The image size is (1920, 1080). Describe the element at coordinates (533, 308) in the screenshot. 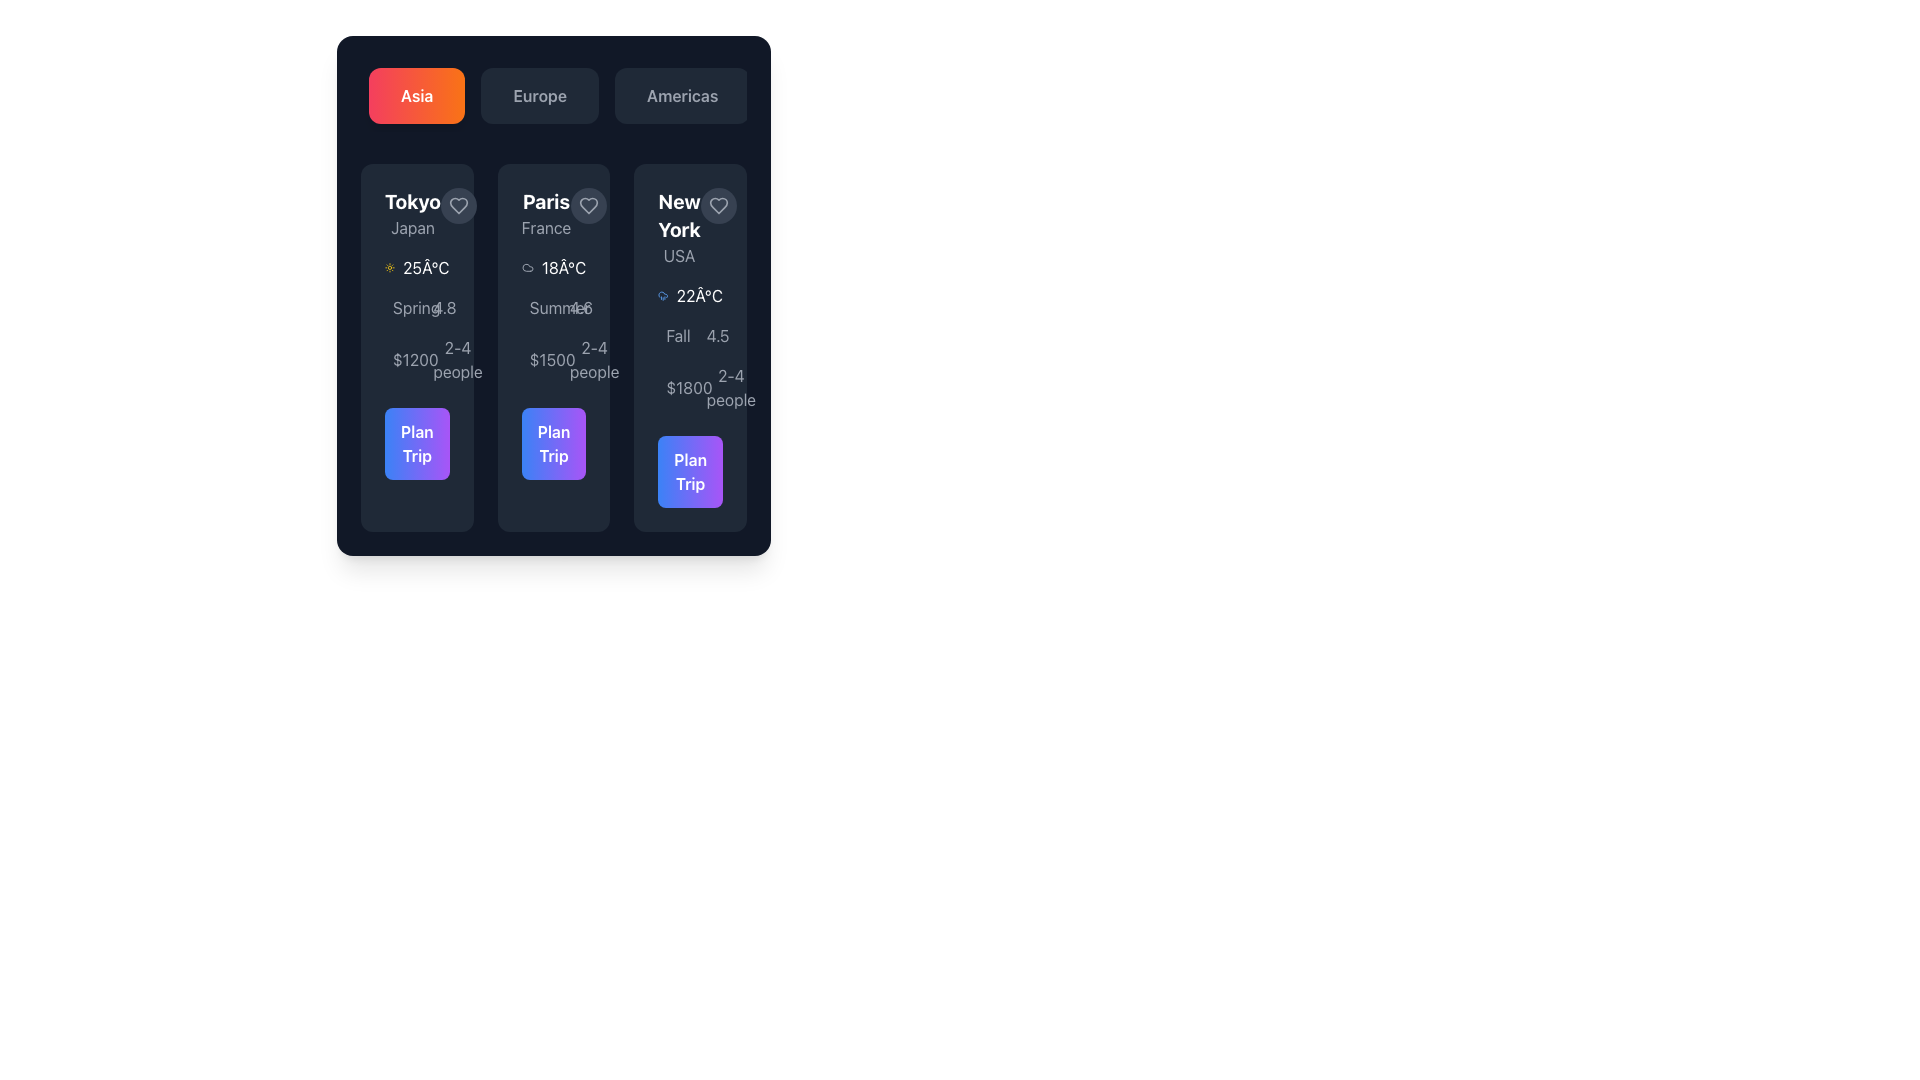

I see `the Label with Icon that indicates the season associated with the related destination, located in the second card of the grid layout, between the temperature and rating value` at that location.